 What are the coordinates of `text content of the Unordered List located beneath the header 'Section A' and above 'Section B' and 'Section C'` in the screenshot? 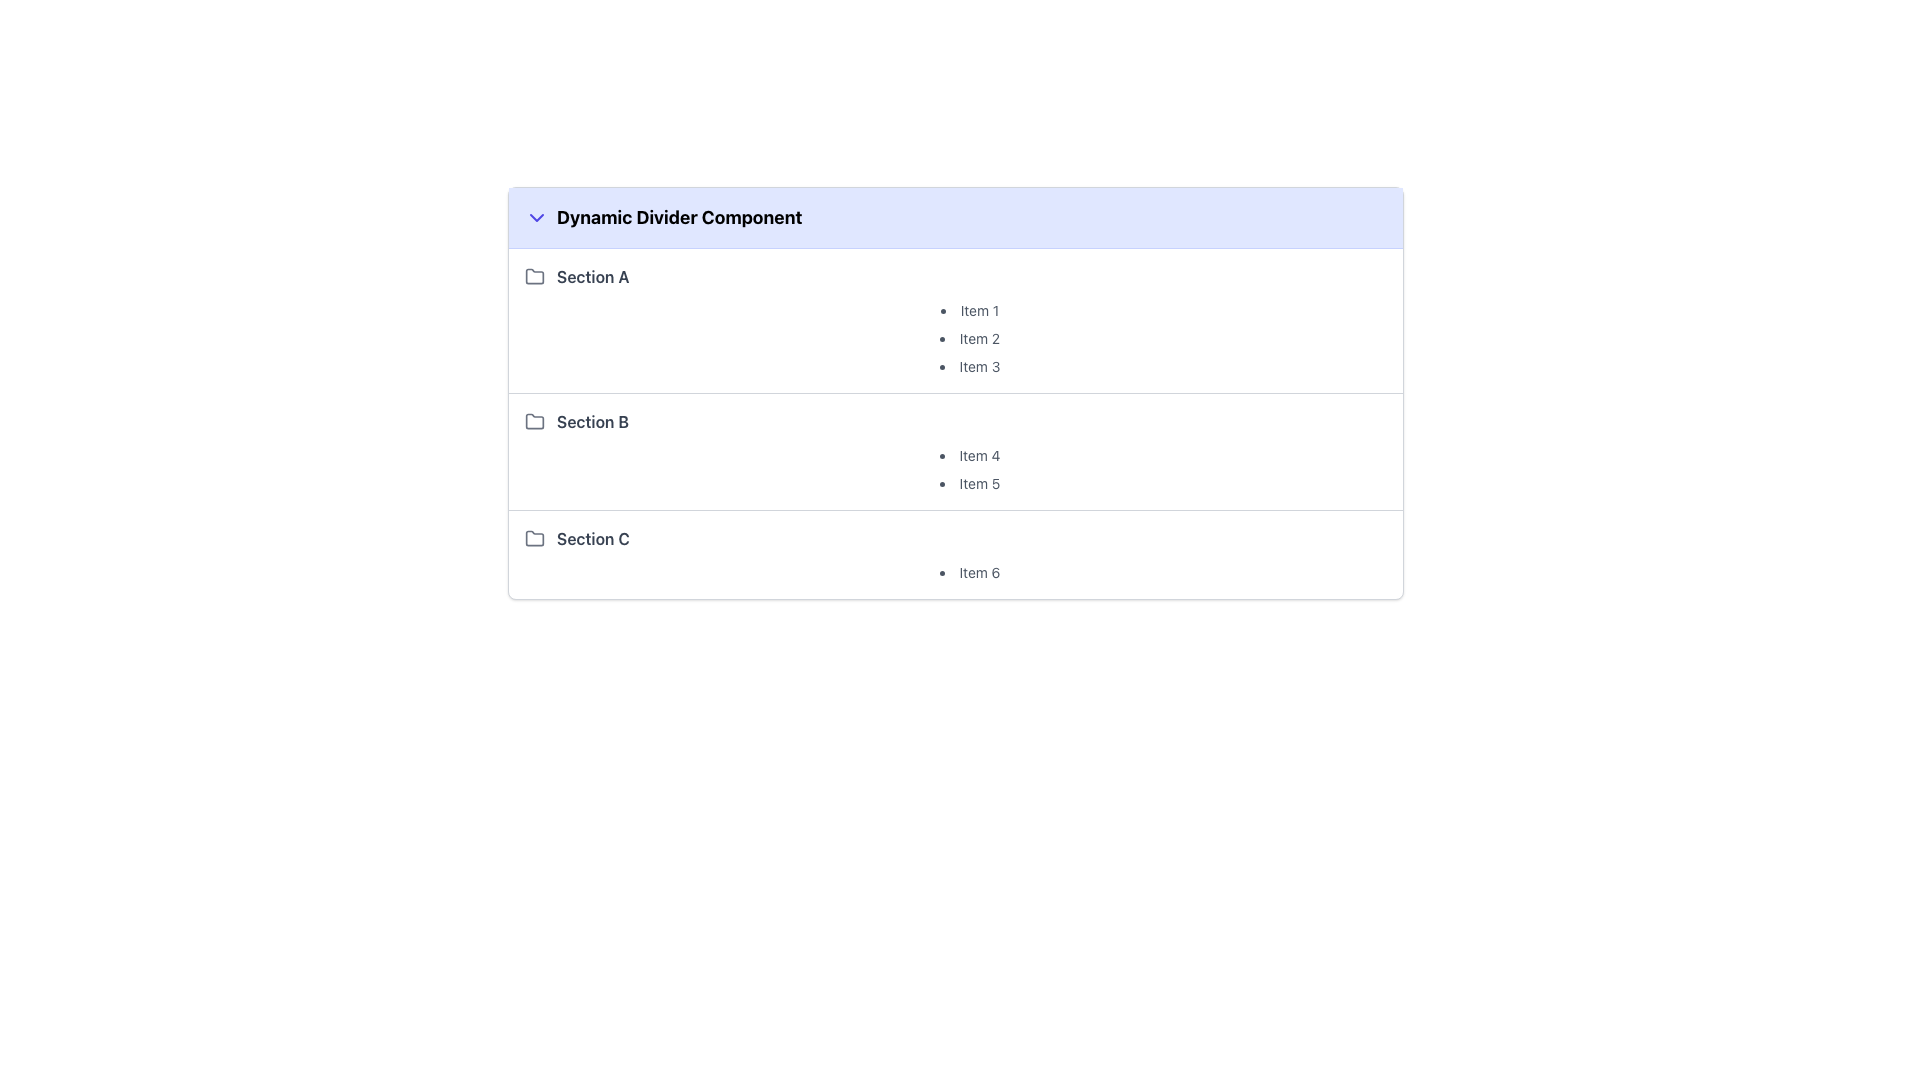 It's located at (954, 338).